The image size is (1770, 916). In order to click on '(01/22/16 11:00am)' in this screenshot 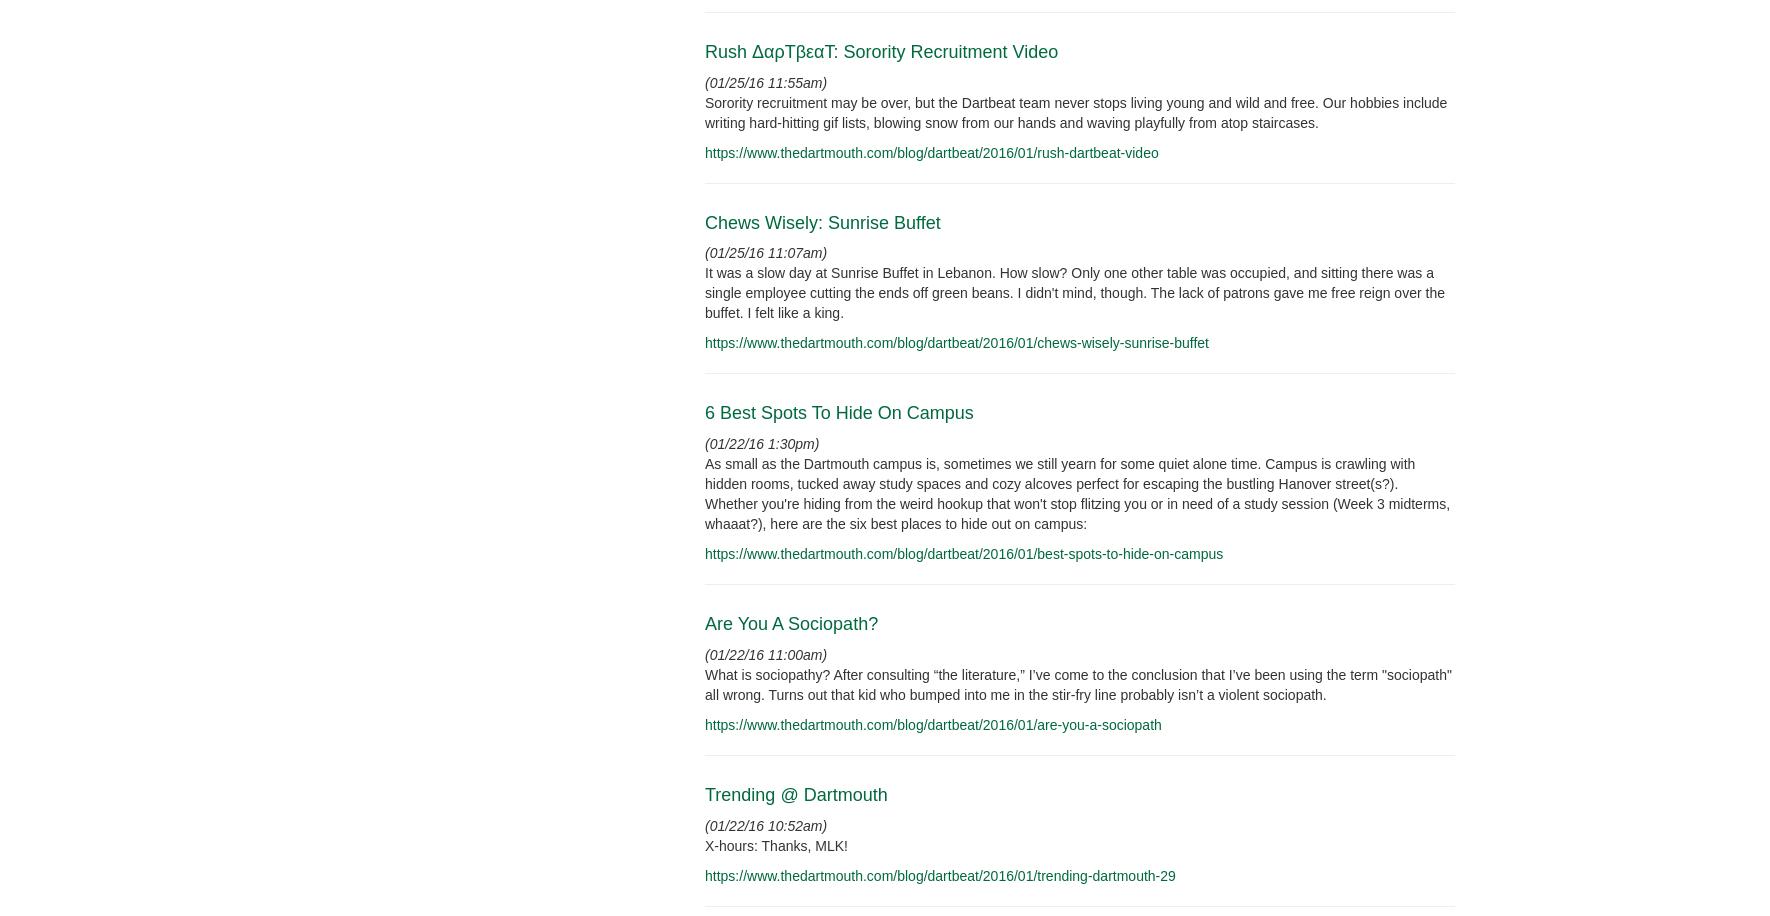, I will do `click(703, 654)`.